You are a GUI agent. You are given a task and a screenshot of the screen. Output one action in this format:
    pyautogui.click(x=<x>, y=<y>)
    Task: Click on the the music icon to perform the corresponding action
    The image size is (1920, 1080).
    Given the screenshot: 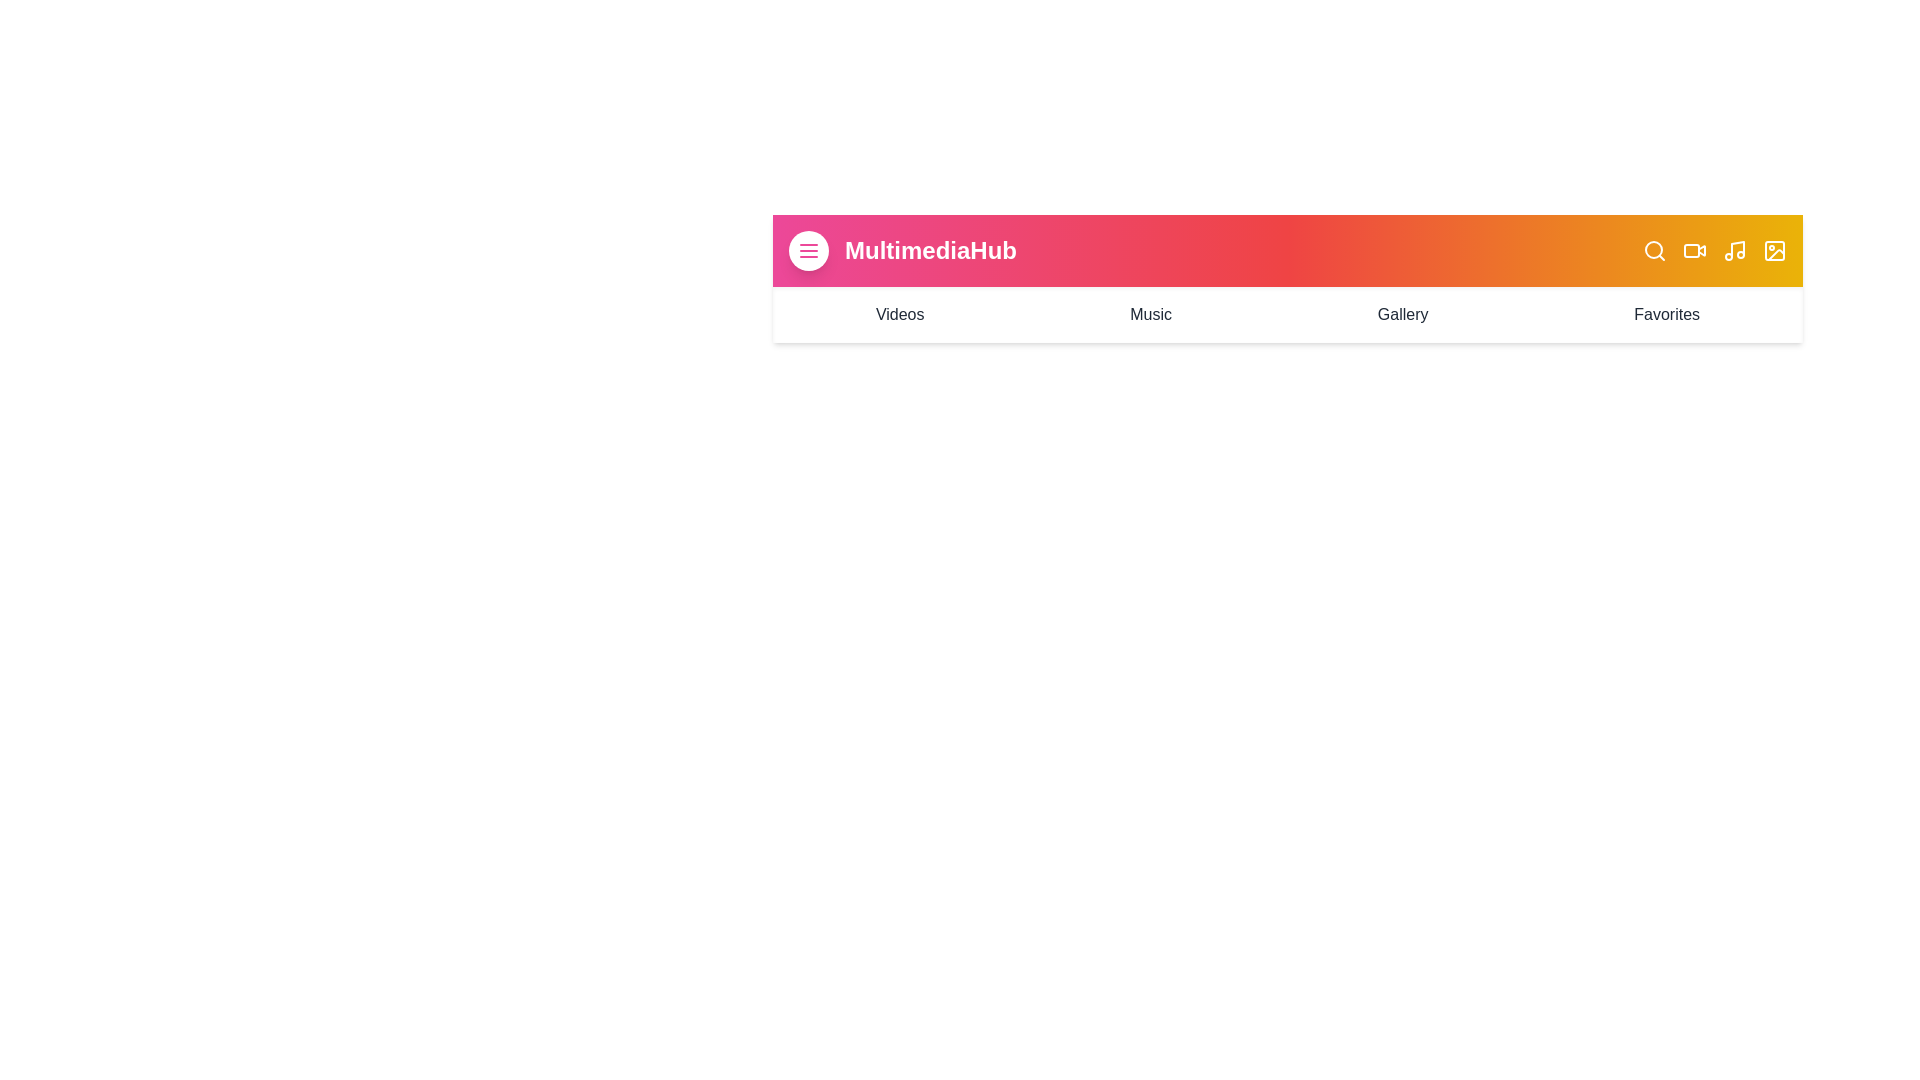 What is the action you would take?
    pyautogui.click(x=1733, y=249)
    